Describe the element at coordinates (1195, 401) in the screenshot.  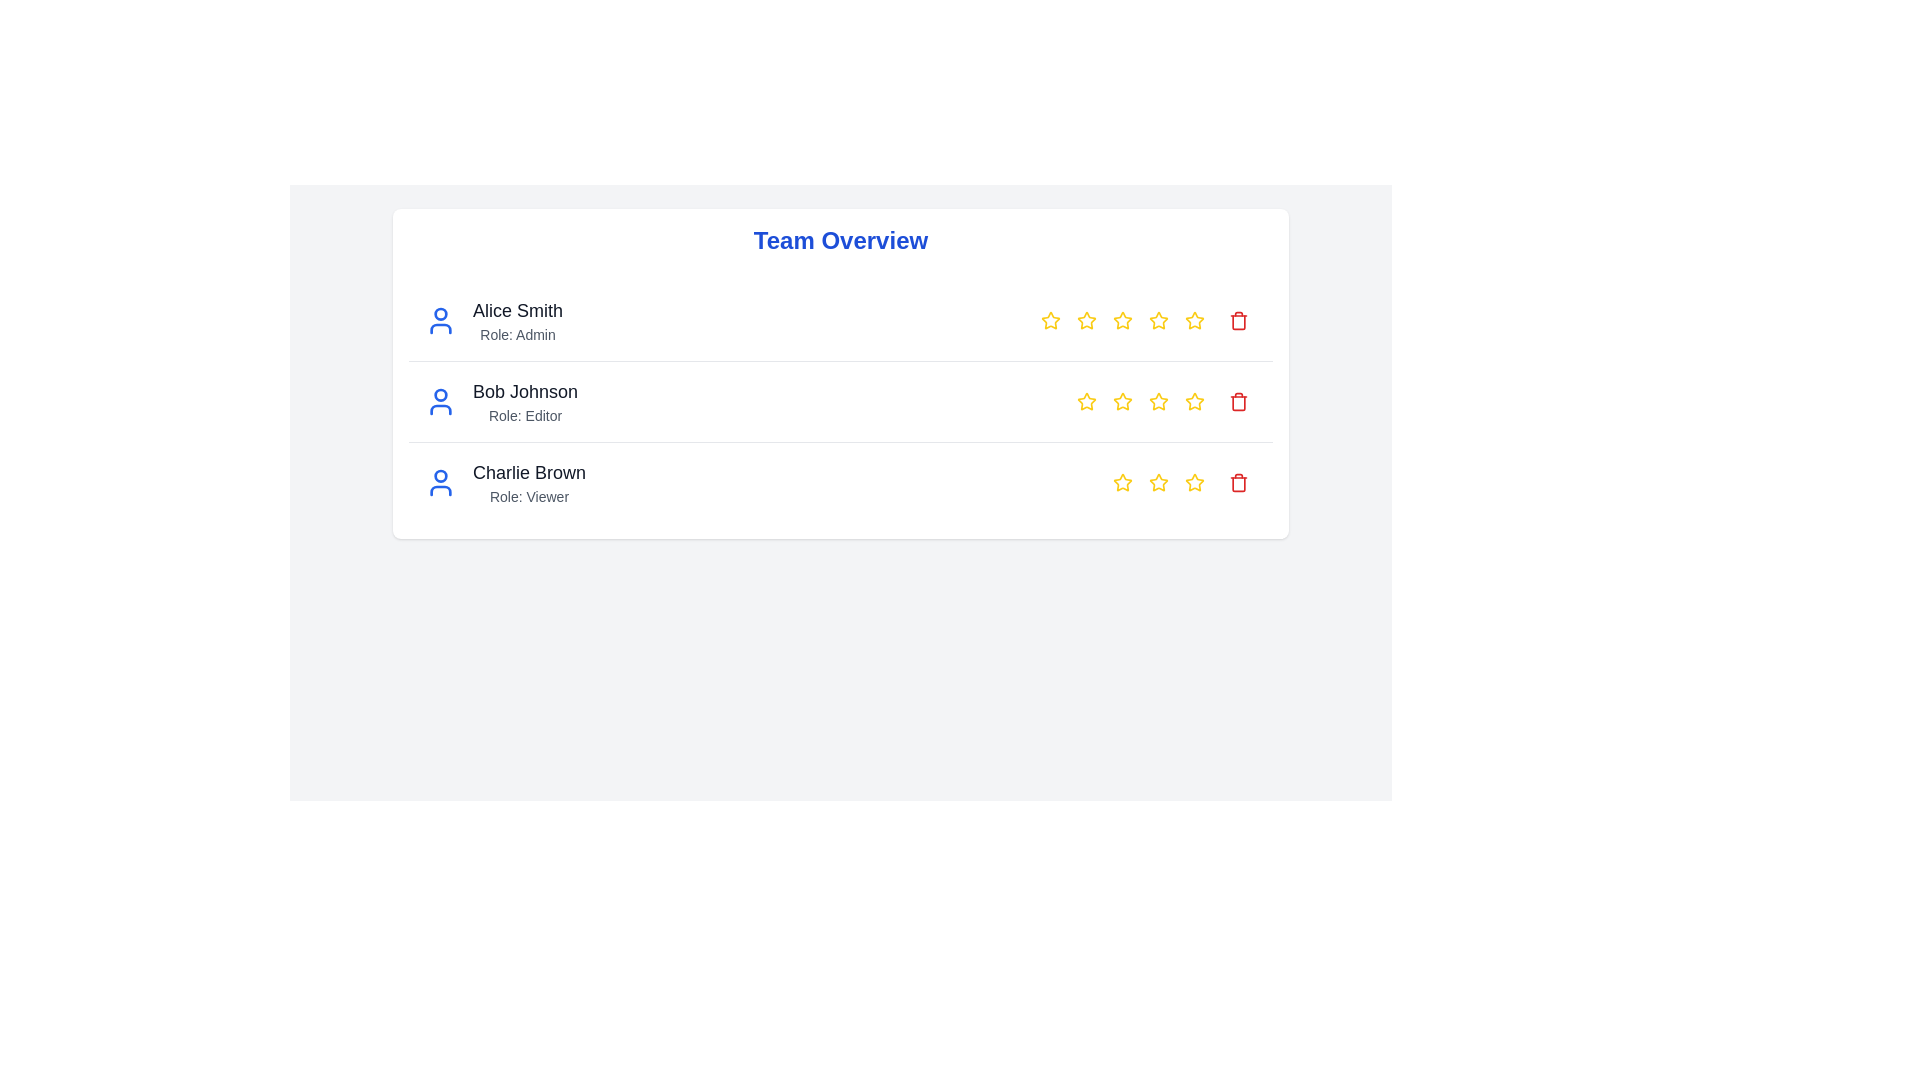
I see `the star icon button styled as a star for user 'Bob Johnson'` at that location.